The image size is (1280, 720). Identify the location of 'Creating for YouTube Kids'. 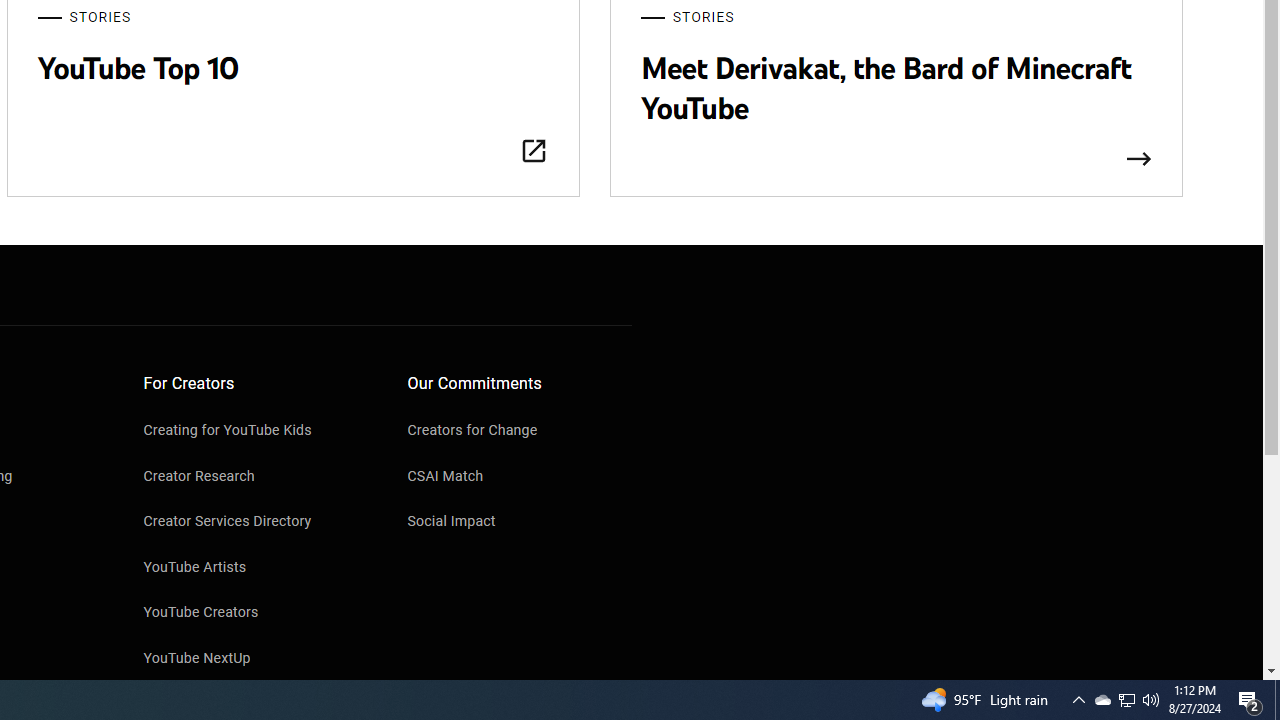
(255, 431).